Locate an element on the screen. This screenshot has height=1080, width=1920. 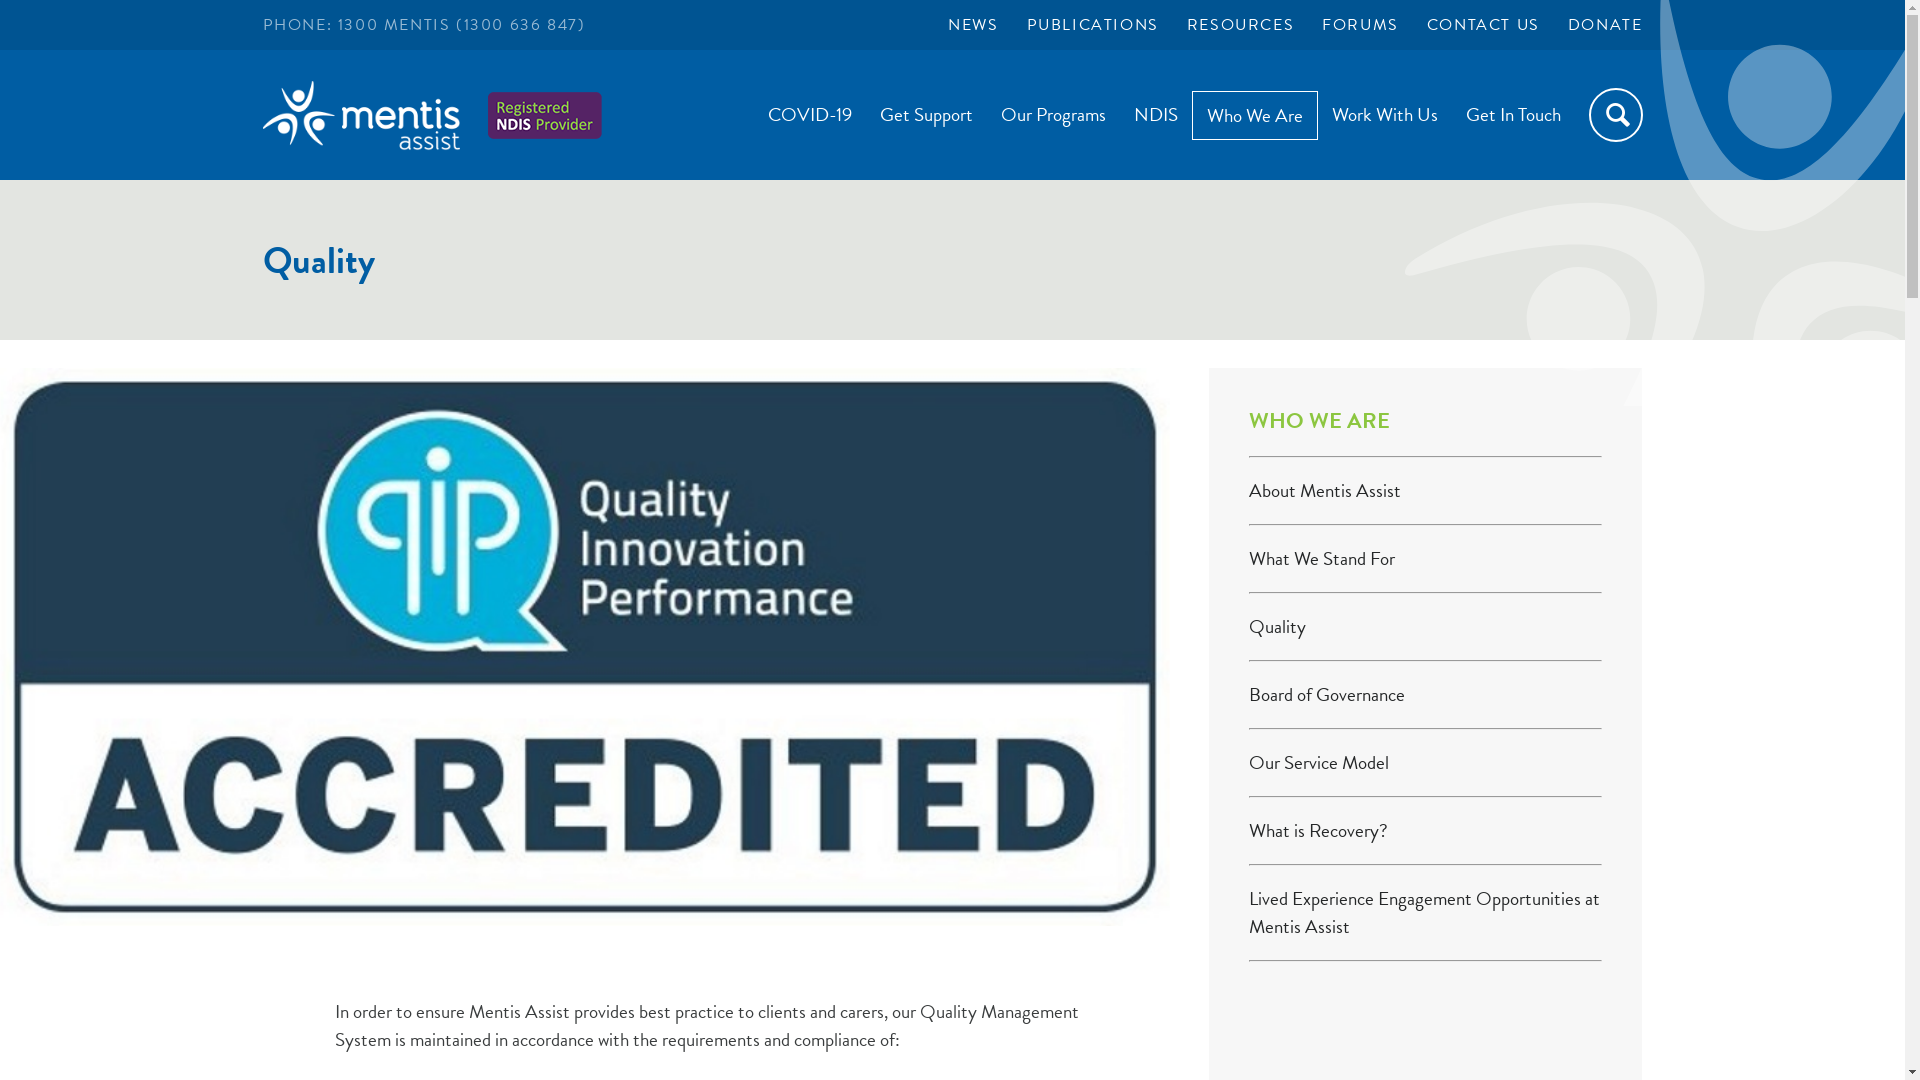
'HOME' is located at coordinates (360, 124).